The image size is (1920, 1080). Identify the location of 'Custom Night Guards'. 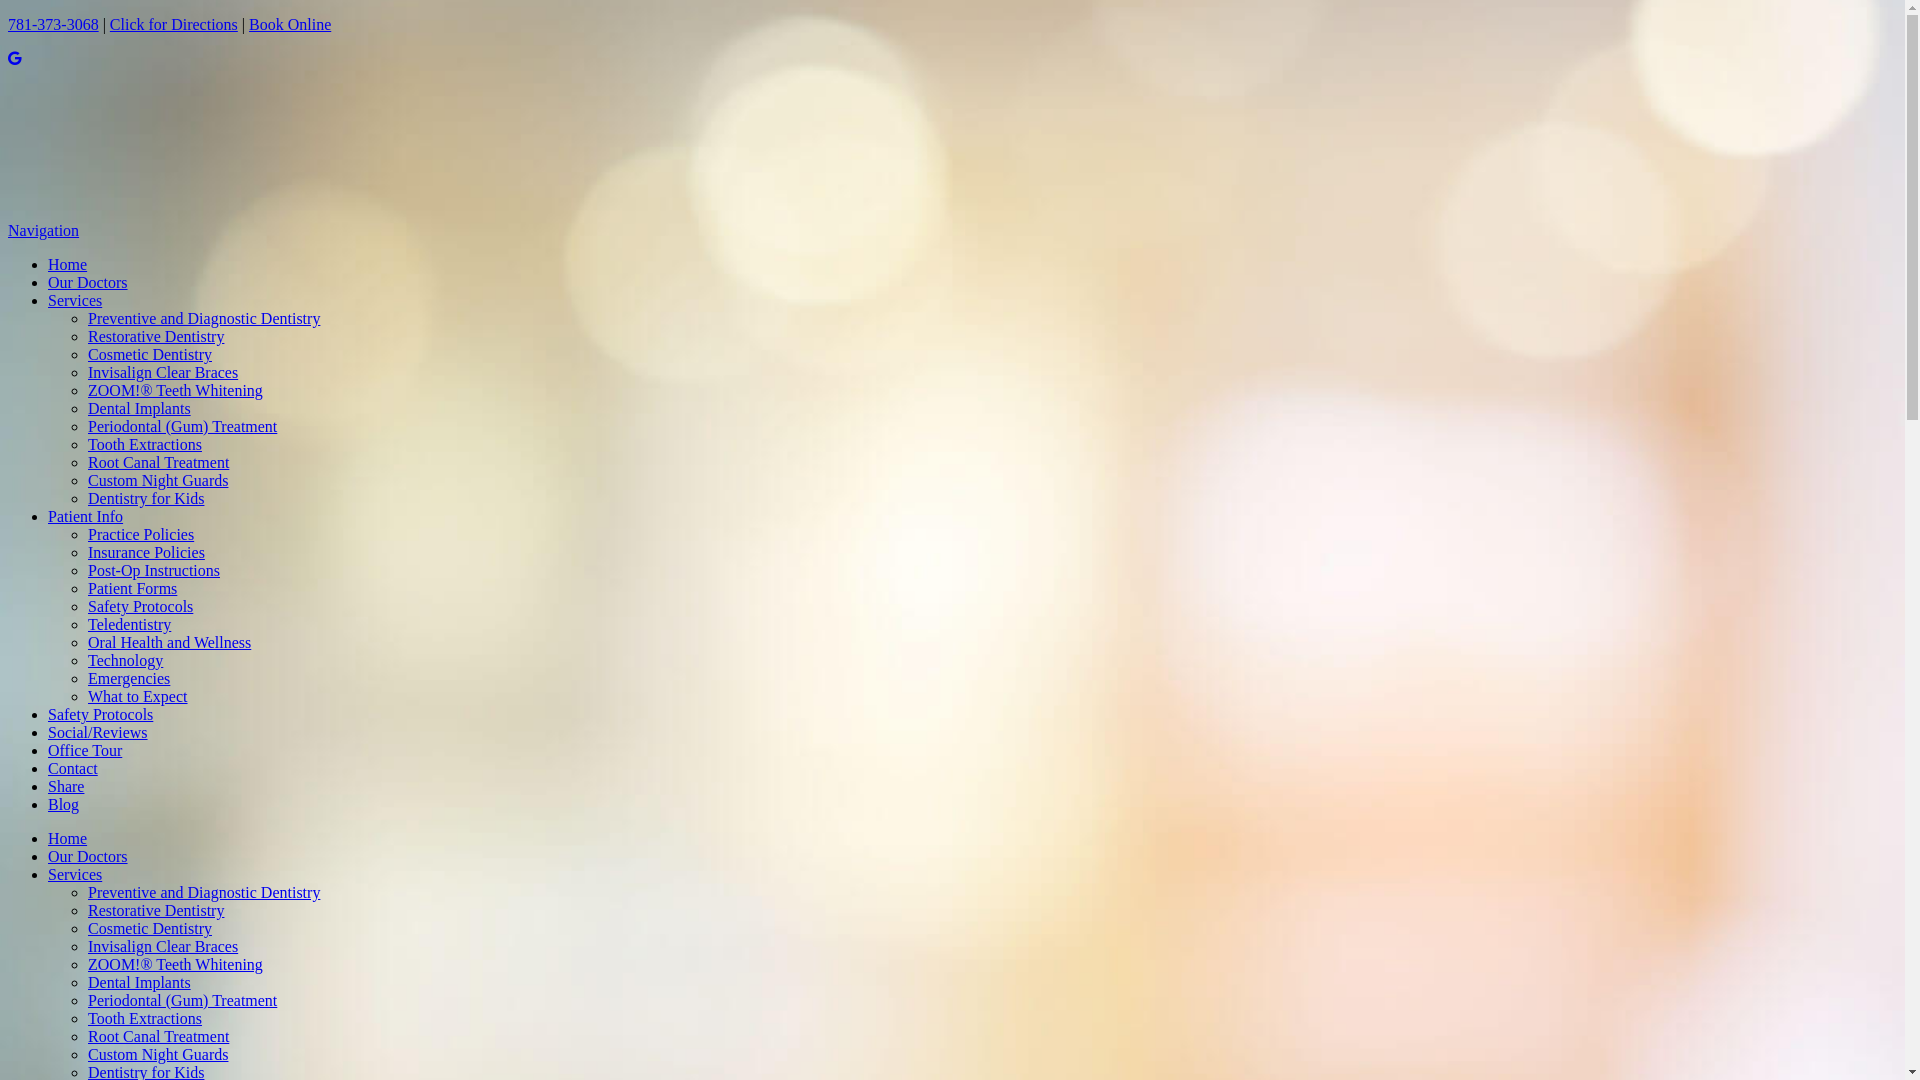
(157, 480).